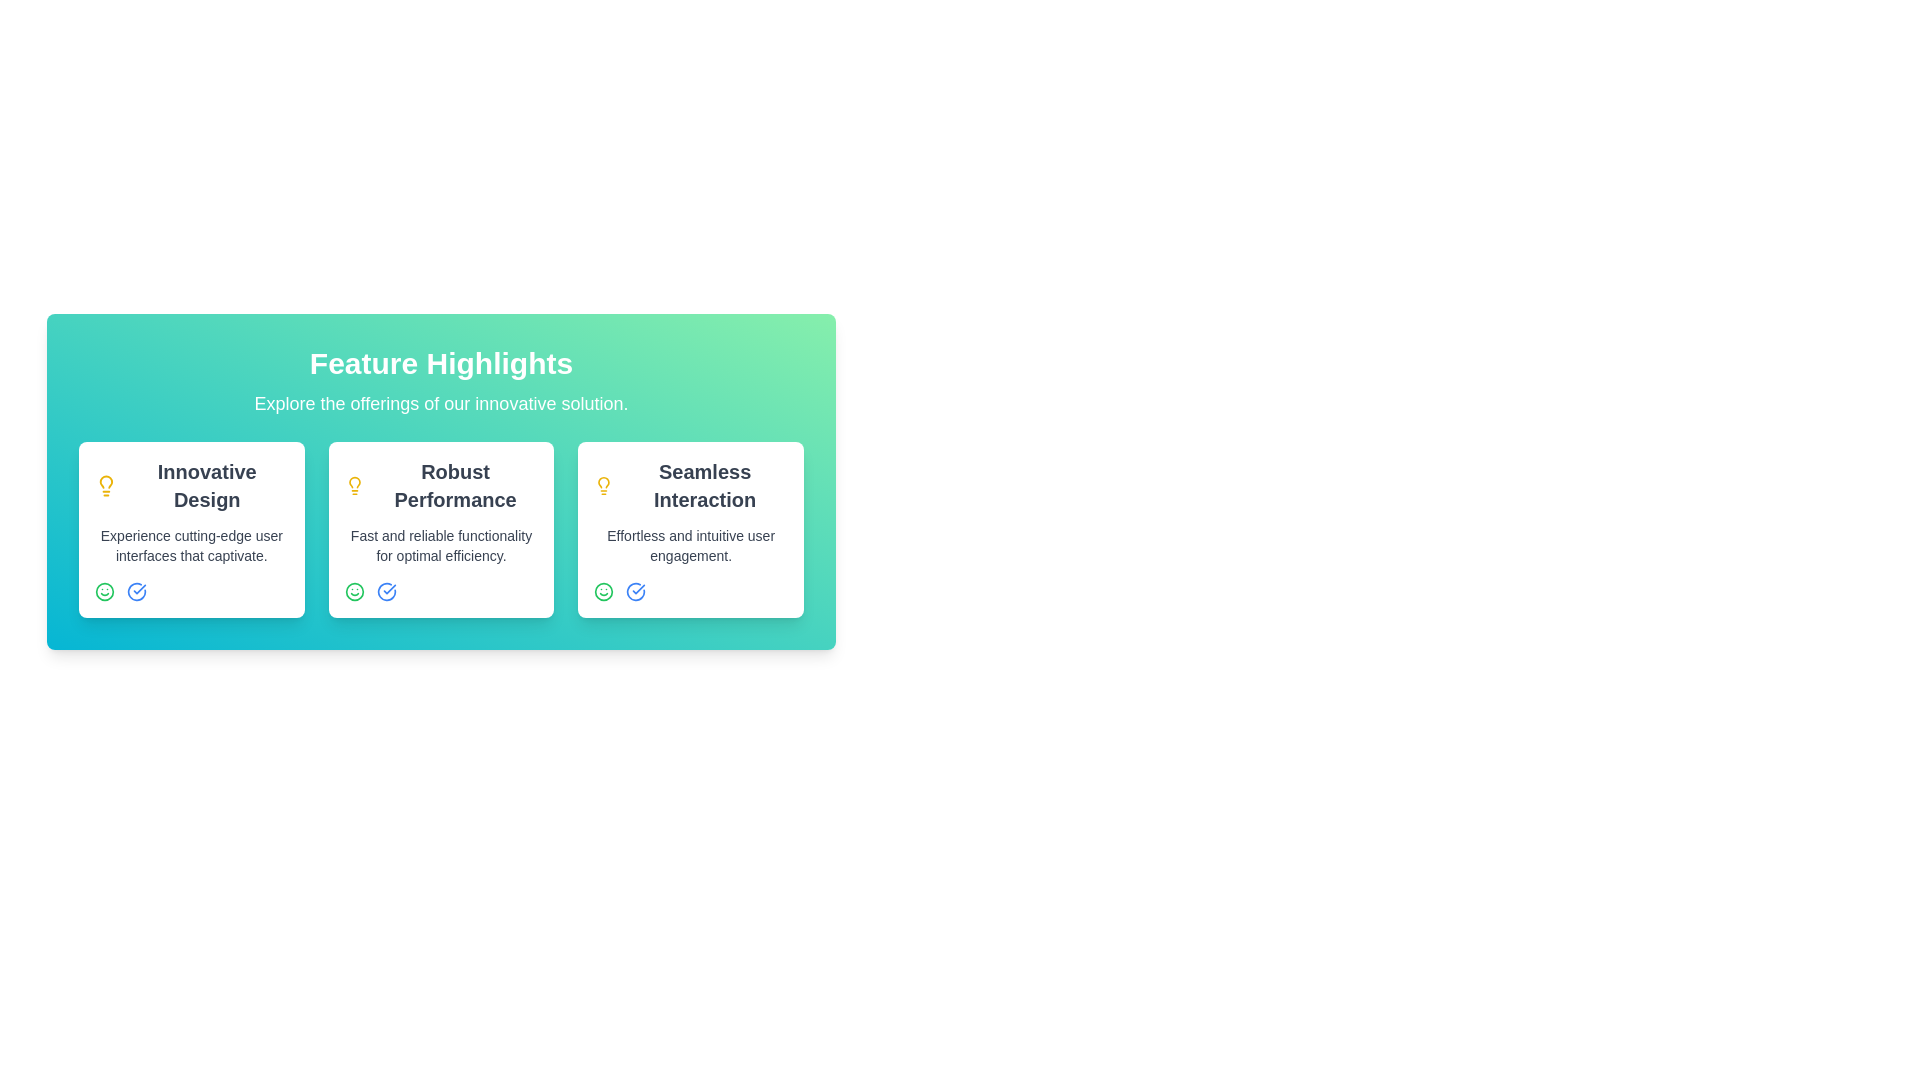 The width and height of the screenshot is (1920, 1080). Describe the element at coordinates (440, 528) in the screenshot. I see `displayed information from the static card located in the middle of the three-column grid layout under the heading 'Feature Highlights.'` at that location.